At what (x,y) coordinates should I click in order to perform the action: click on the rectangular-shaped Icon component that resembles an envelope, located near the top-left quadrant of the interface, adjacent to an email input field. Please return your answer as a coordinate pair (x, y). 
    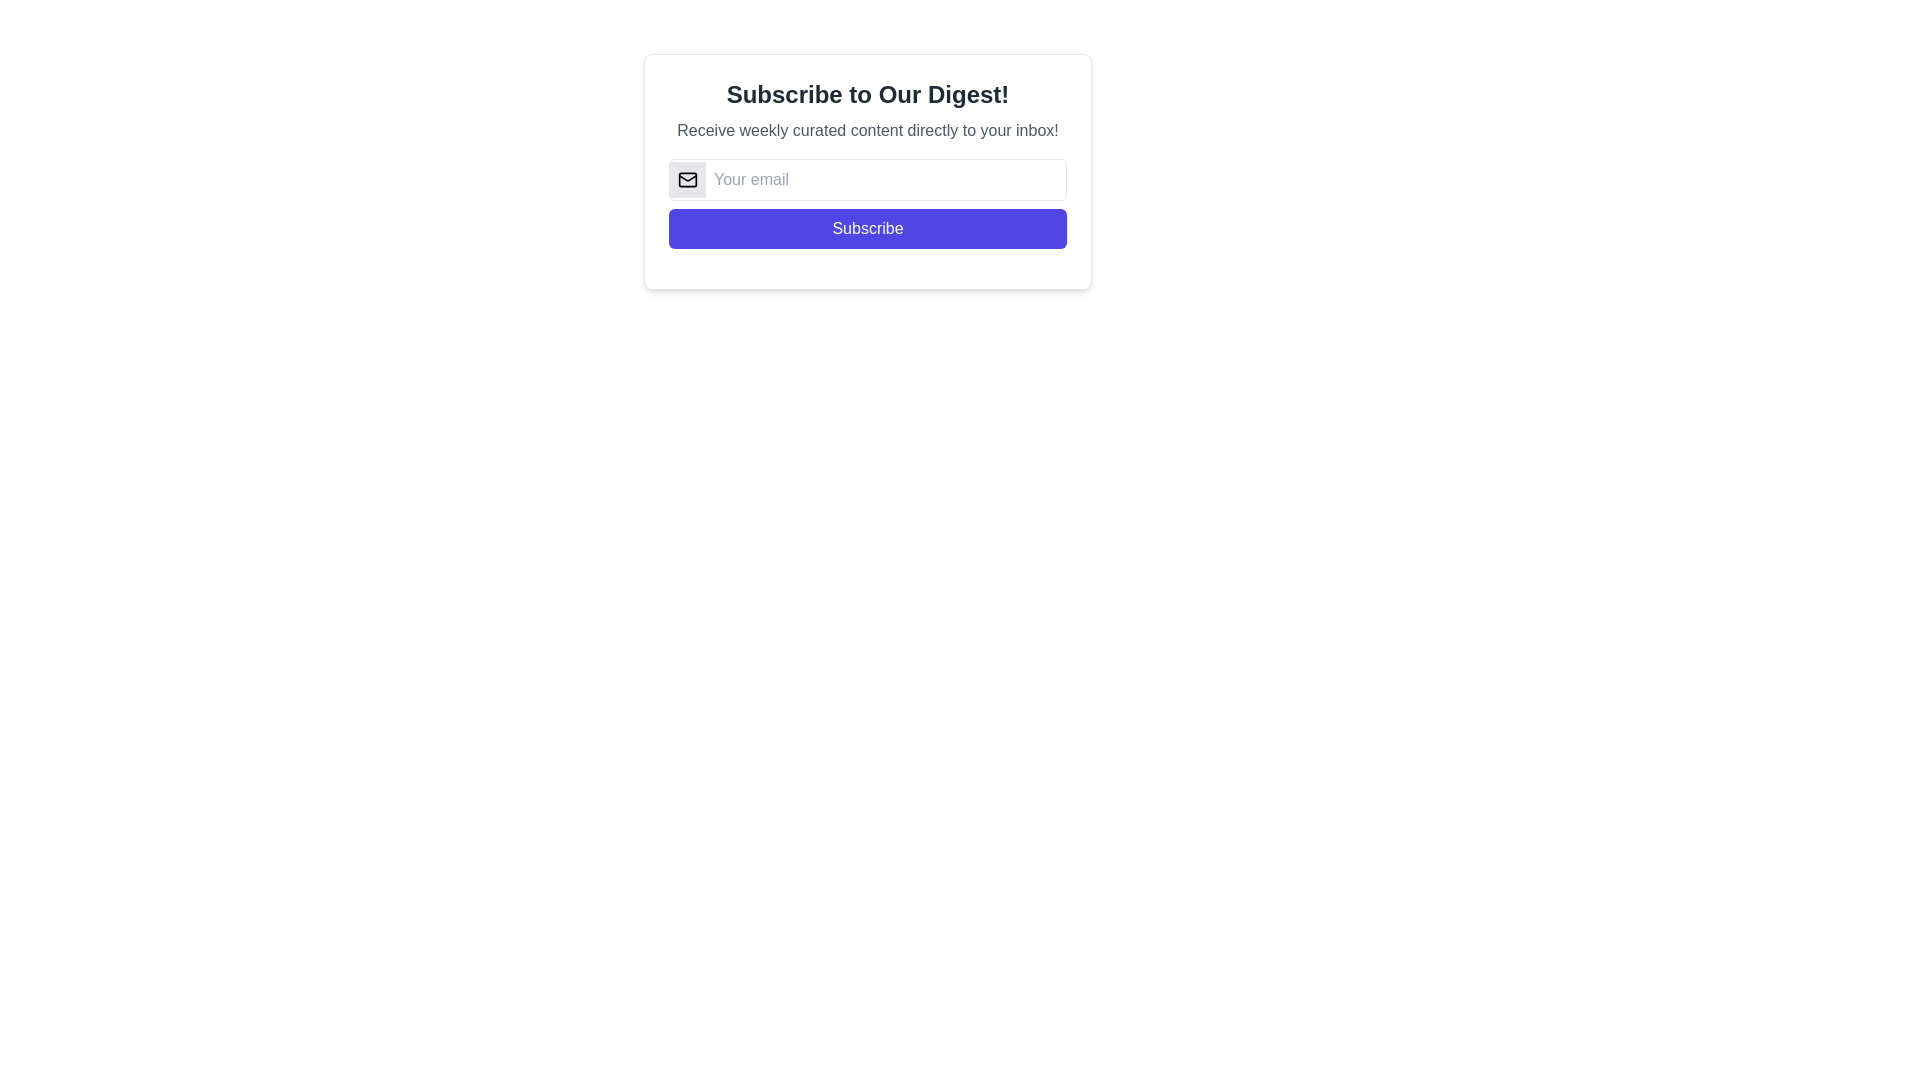
    Looking at the image, I should click on (687, 180).